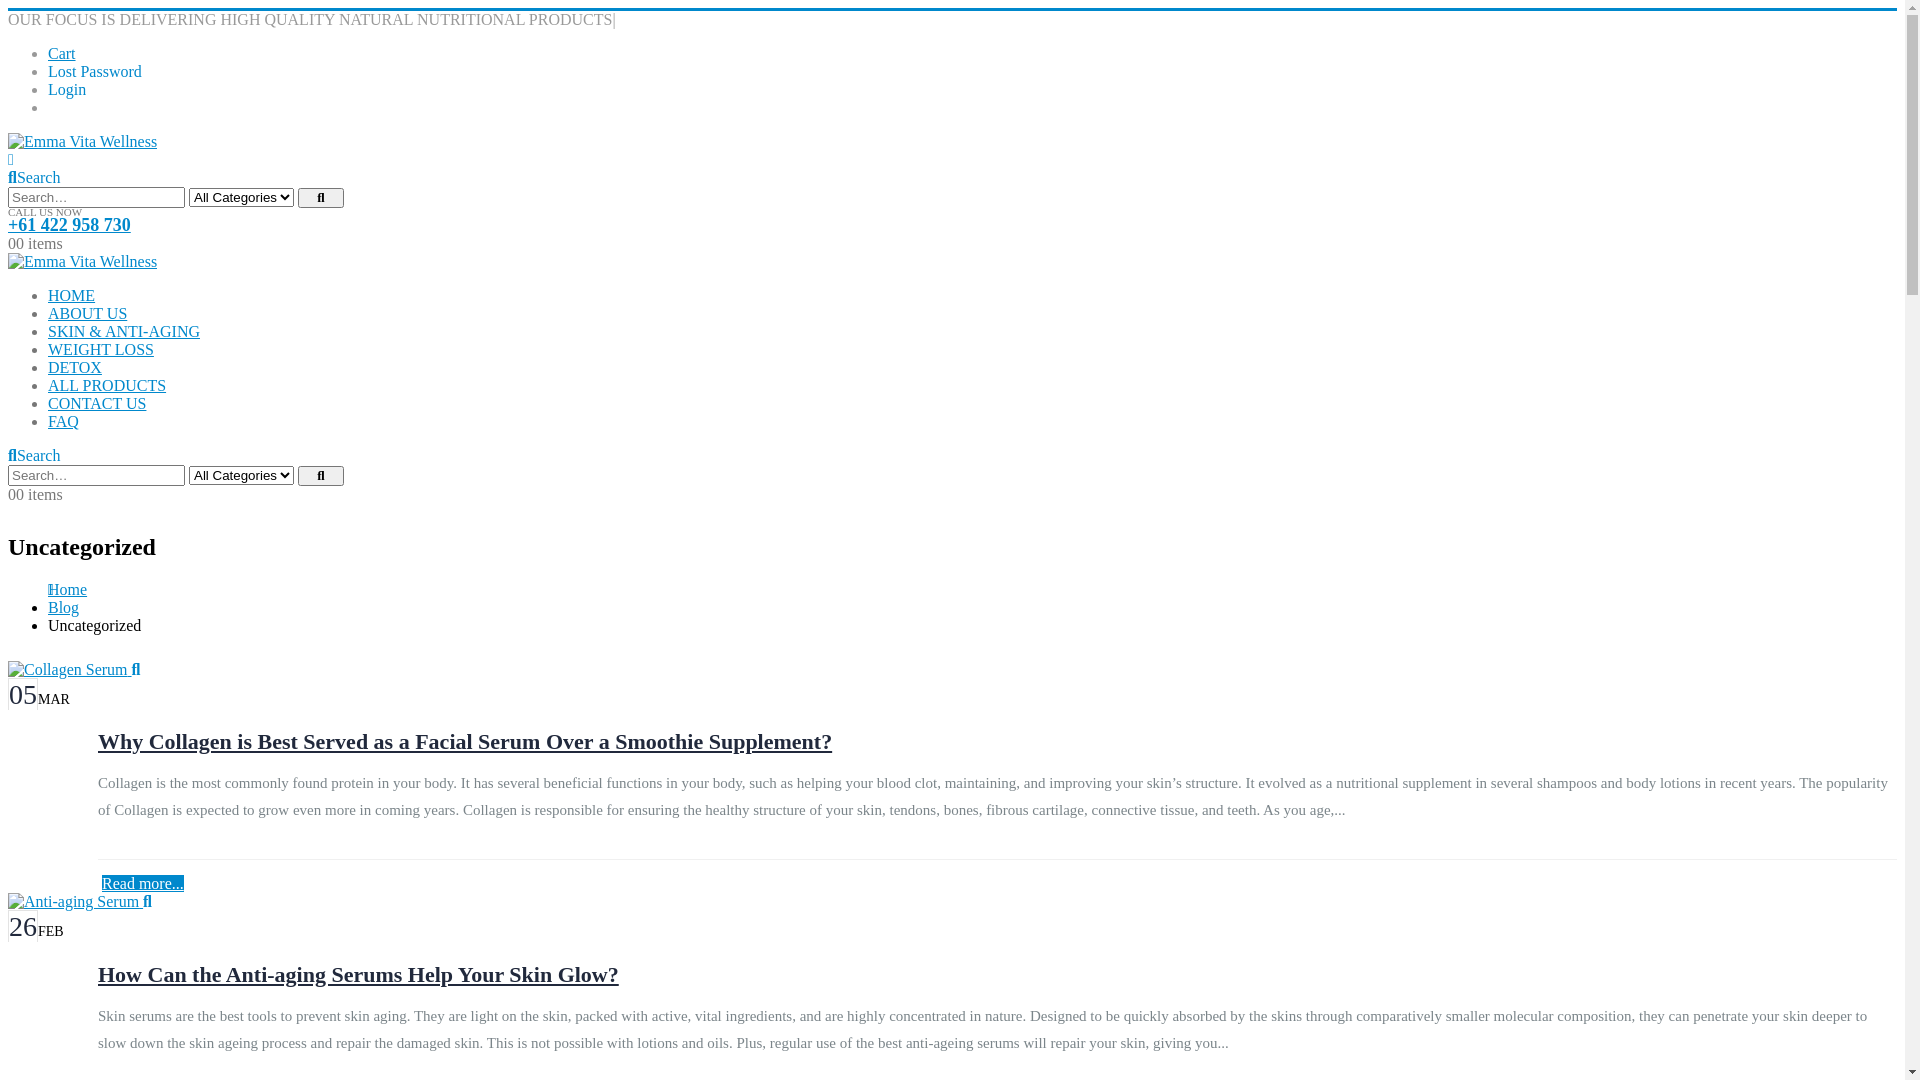  Describe the element at coordinates (69, 224) in the screenshot. I see `'+61 422 958 730'` at that location.